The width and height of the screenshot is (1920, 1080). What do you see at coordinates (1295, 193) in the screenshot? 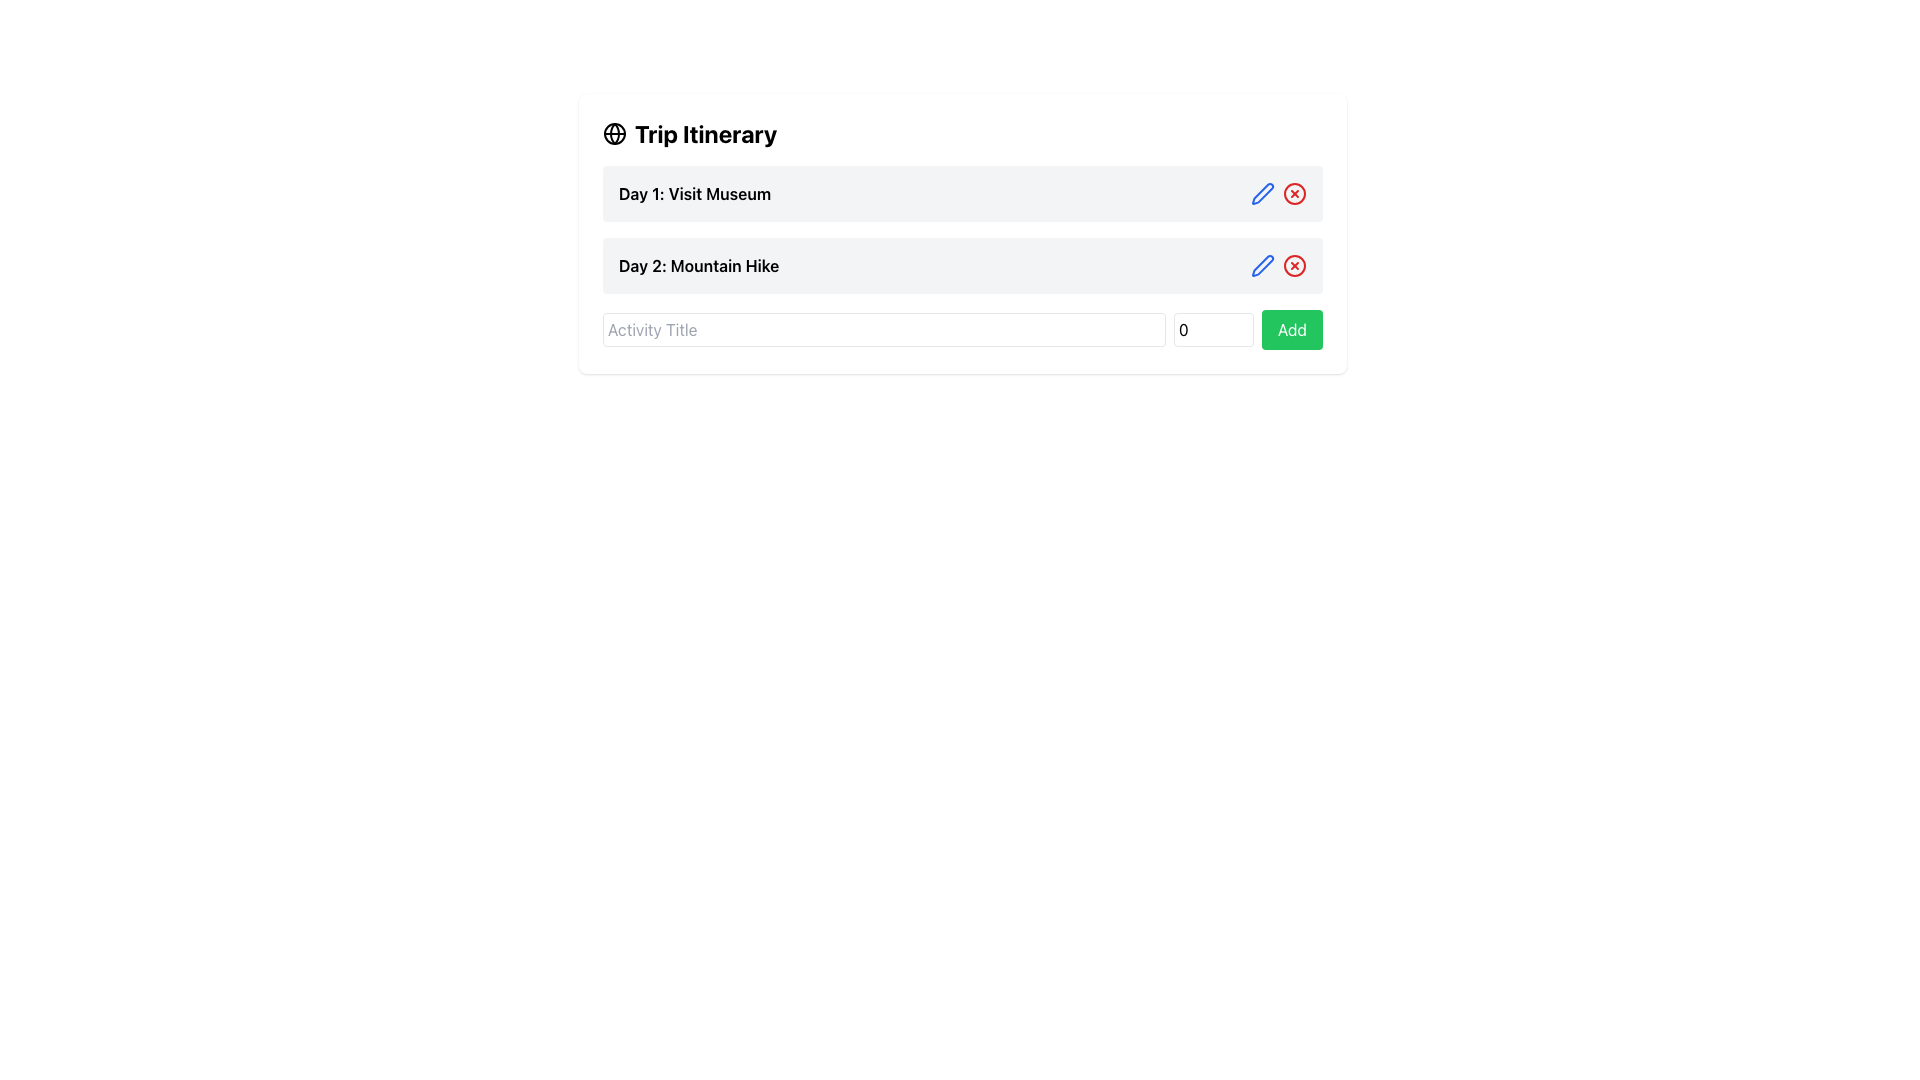
I see `the circular delete button with a red border and red cross located at the top-right corner of the 'Day 1: Visit Museum' row` at bounding box center [1295, 193].